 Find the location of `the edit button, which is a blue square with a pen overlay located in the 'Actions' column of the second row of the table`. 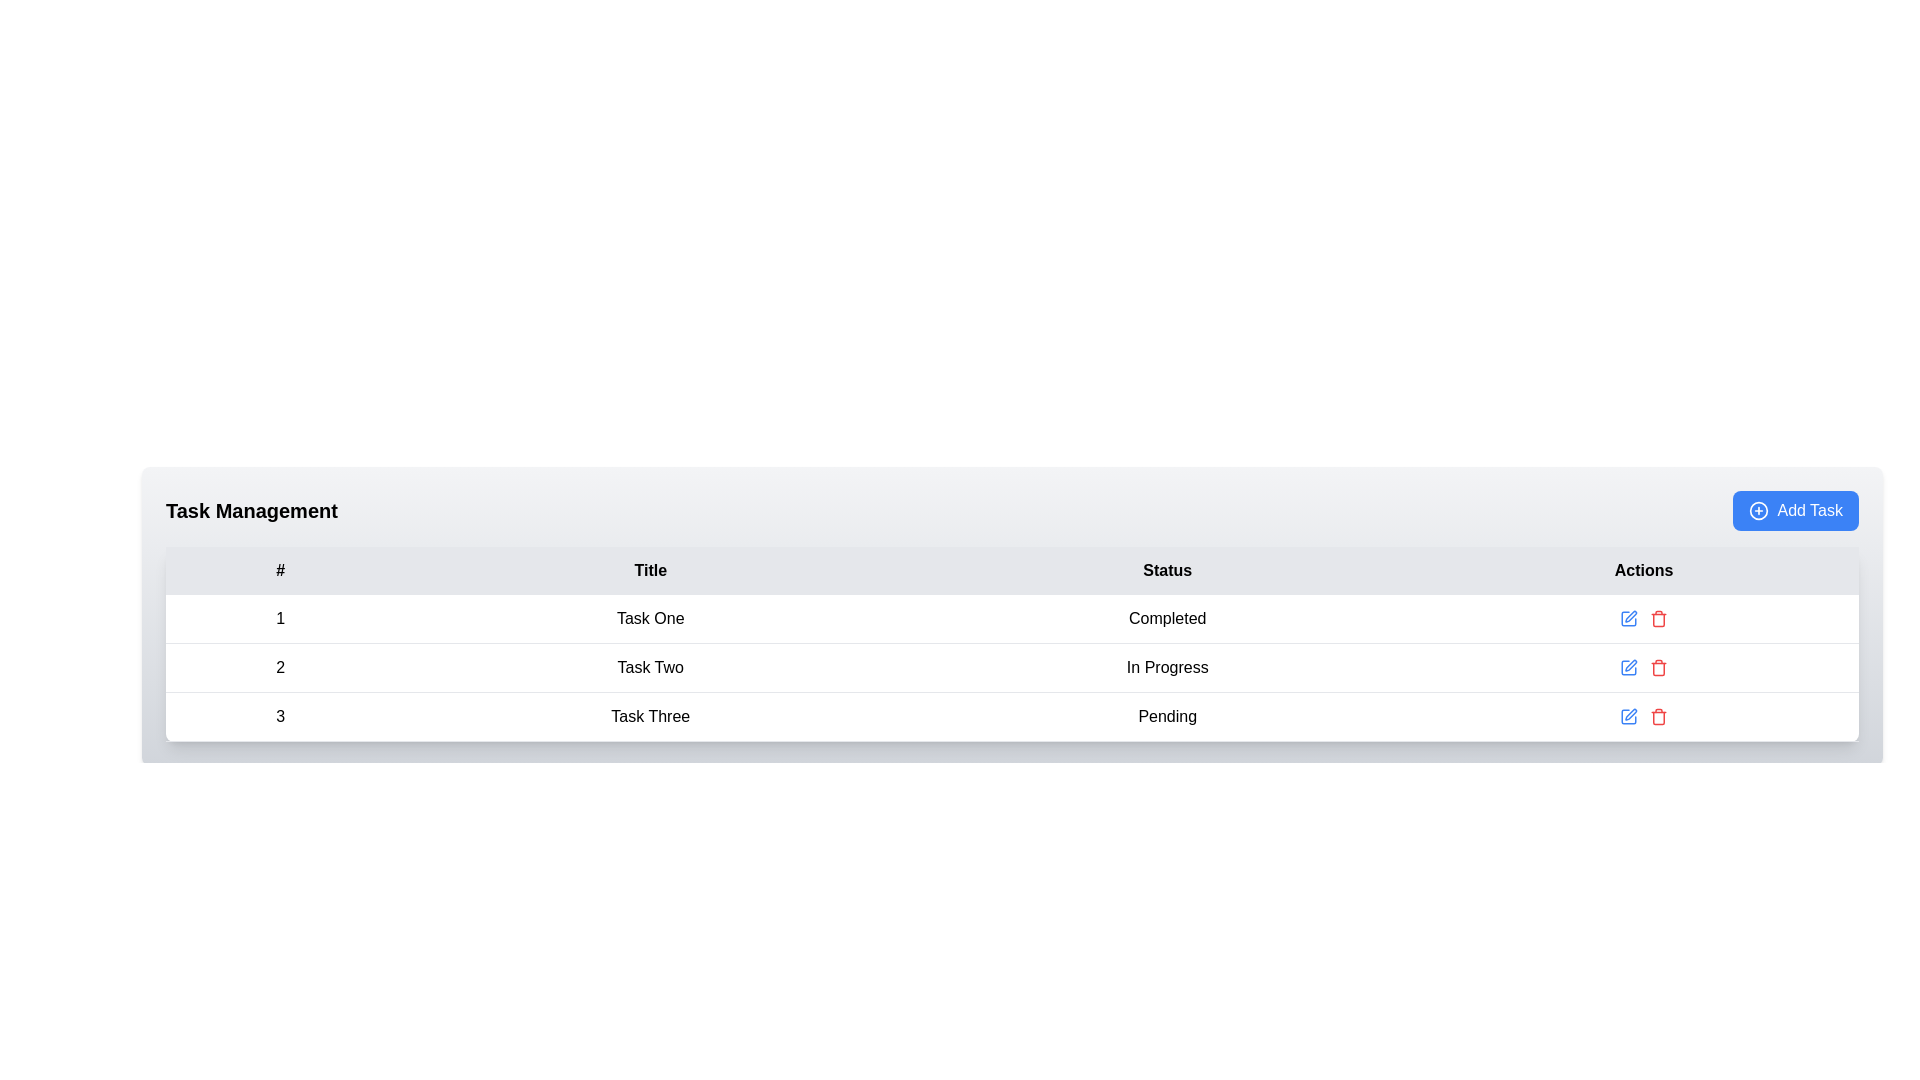

the edit button, which is a blue square with a pen overlay located in the 'Actions' column of the second row of the table is located at coordinates (1628, 617).